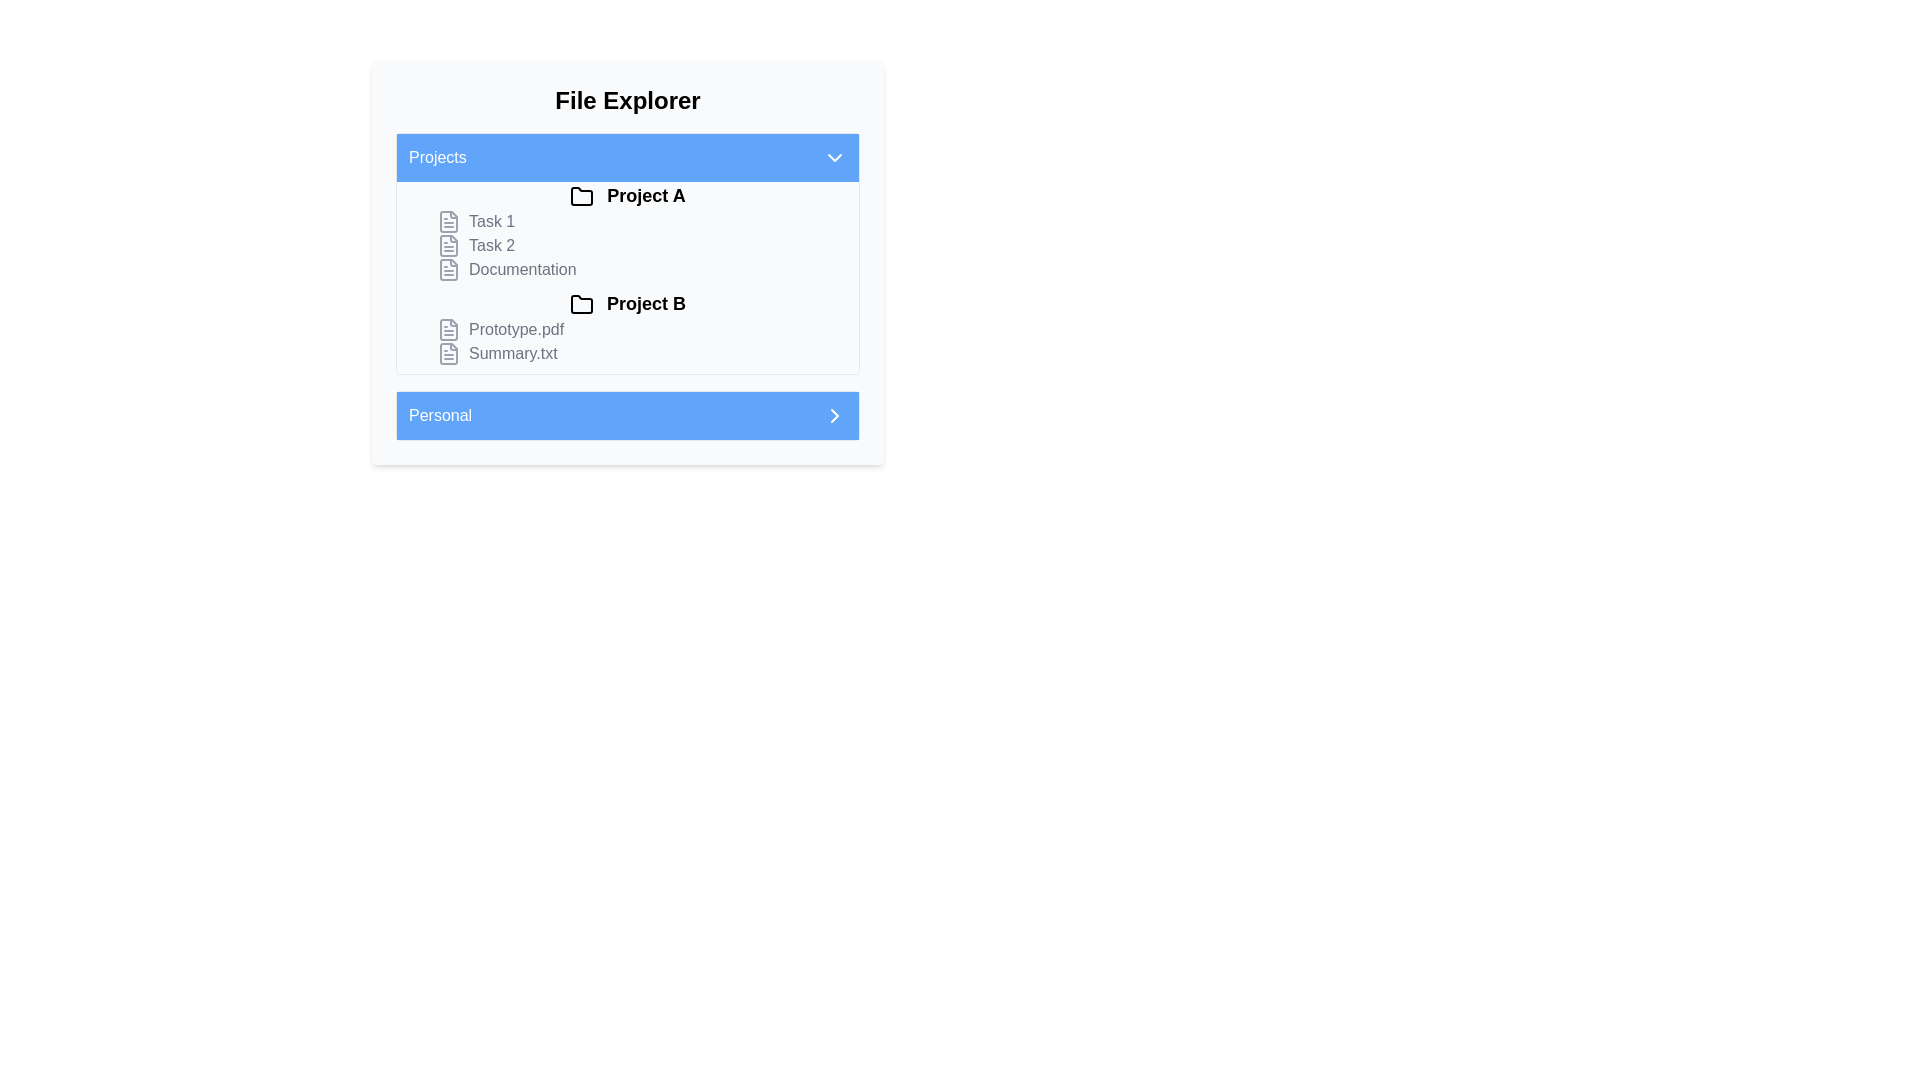  Describe the element at coordinates (835, 415) in the screenshot. I see `the icon located on the rightmost side of the blue rectangular area labeled 'Personal'` at that location.